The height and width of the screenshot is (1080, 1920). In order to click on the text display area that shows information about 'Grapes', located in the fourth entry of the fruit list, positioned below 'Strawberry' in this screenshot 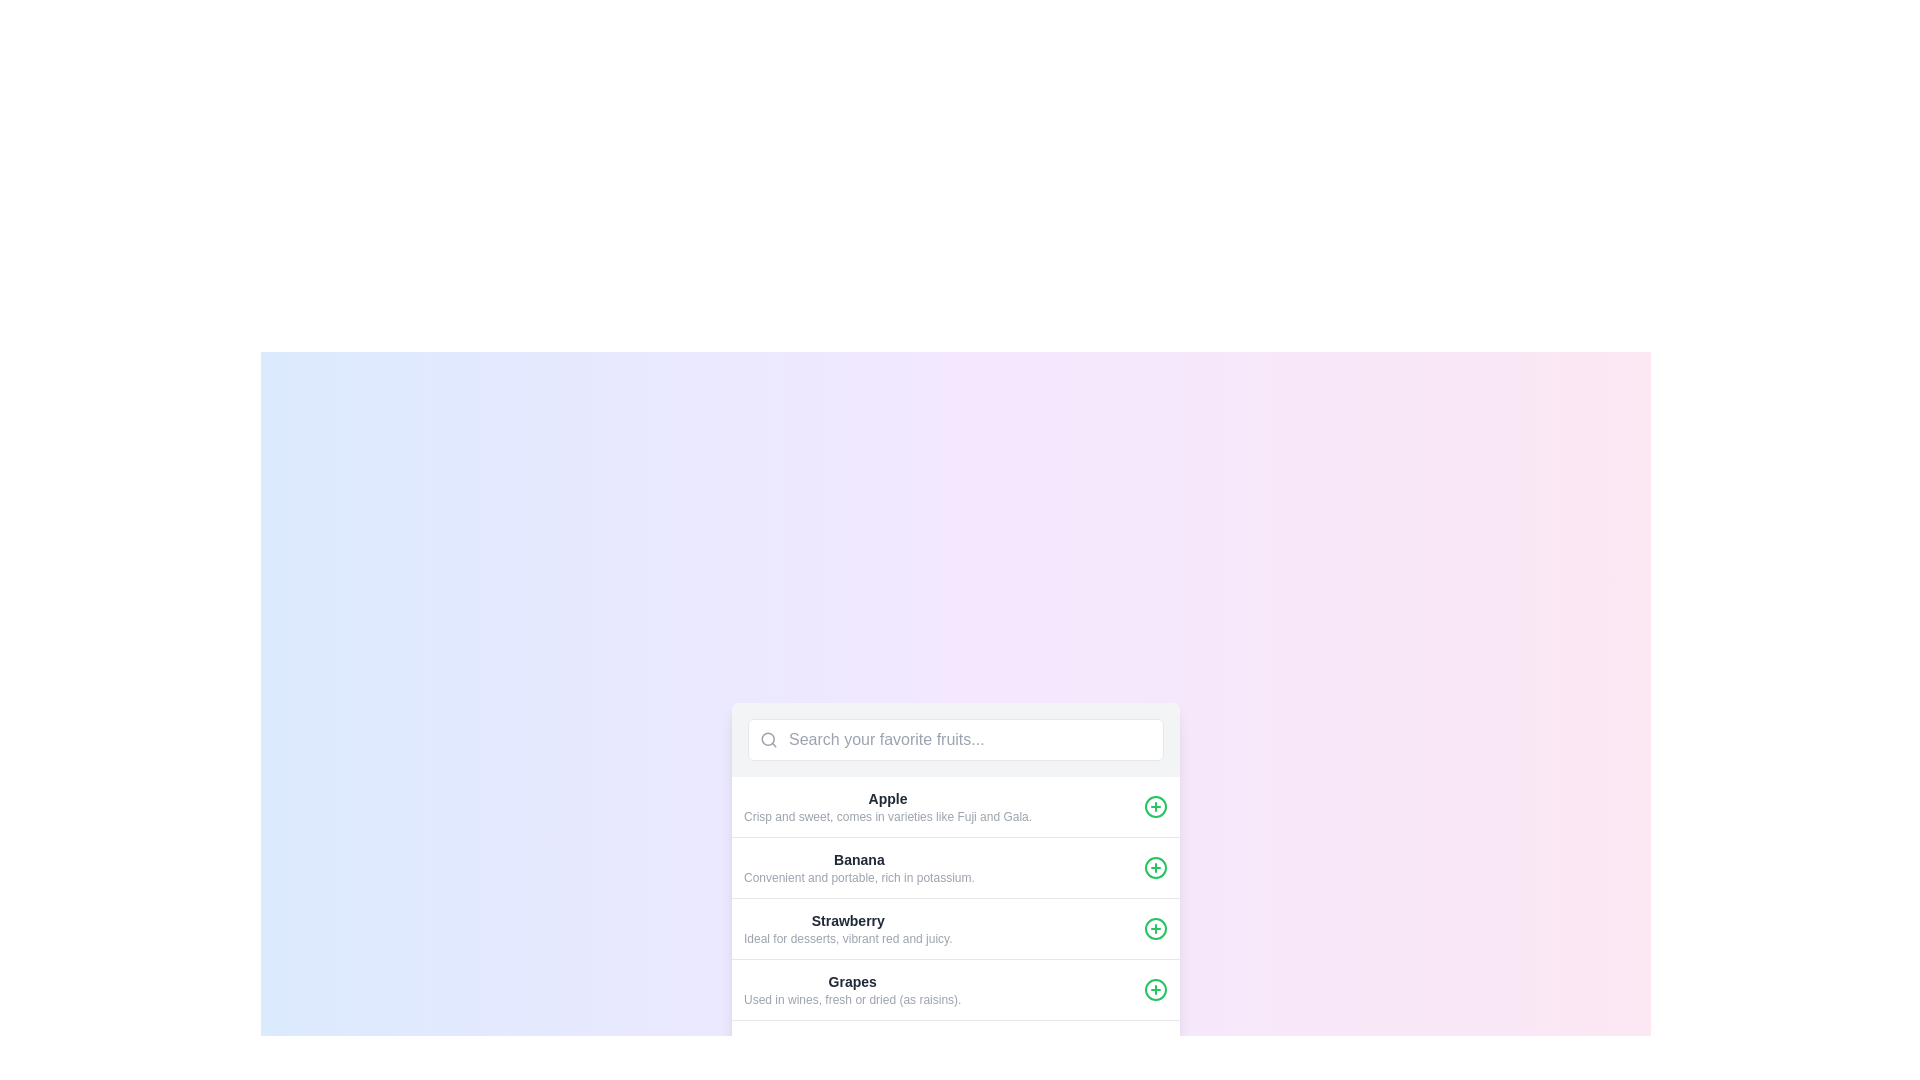, I will do `click(852, 990)`.